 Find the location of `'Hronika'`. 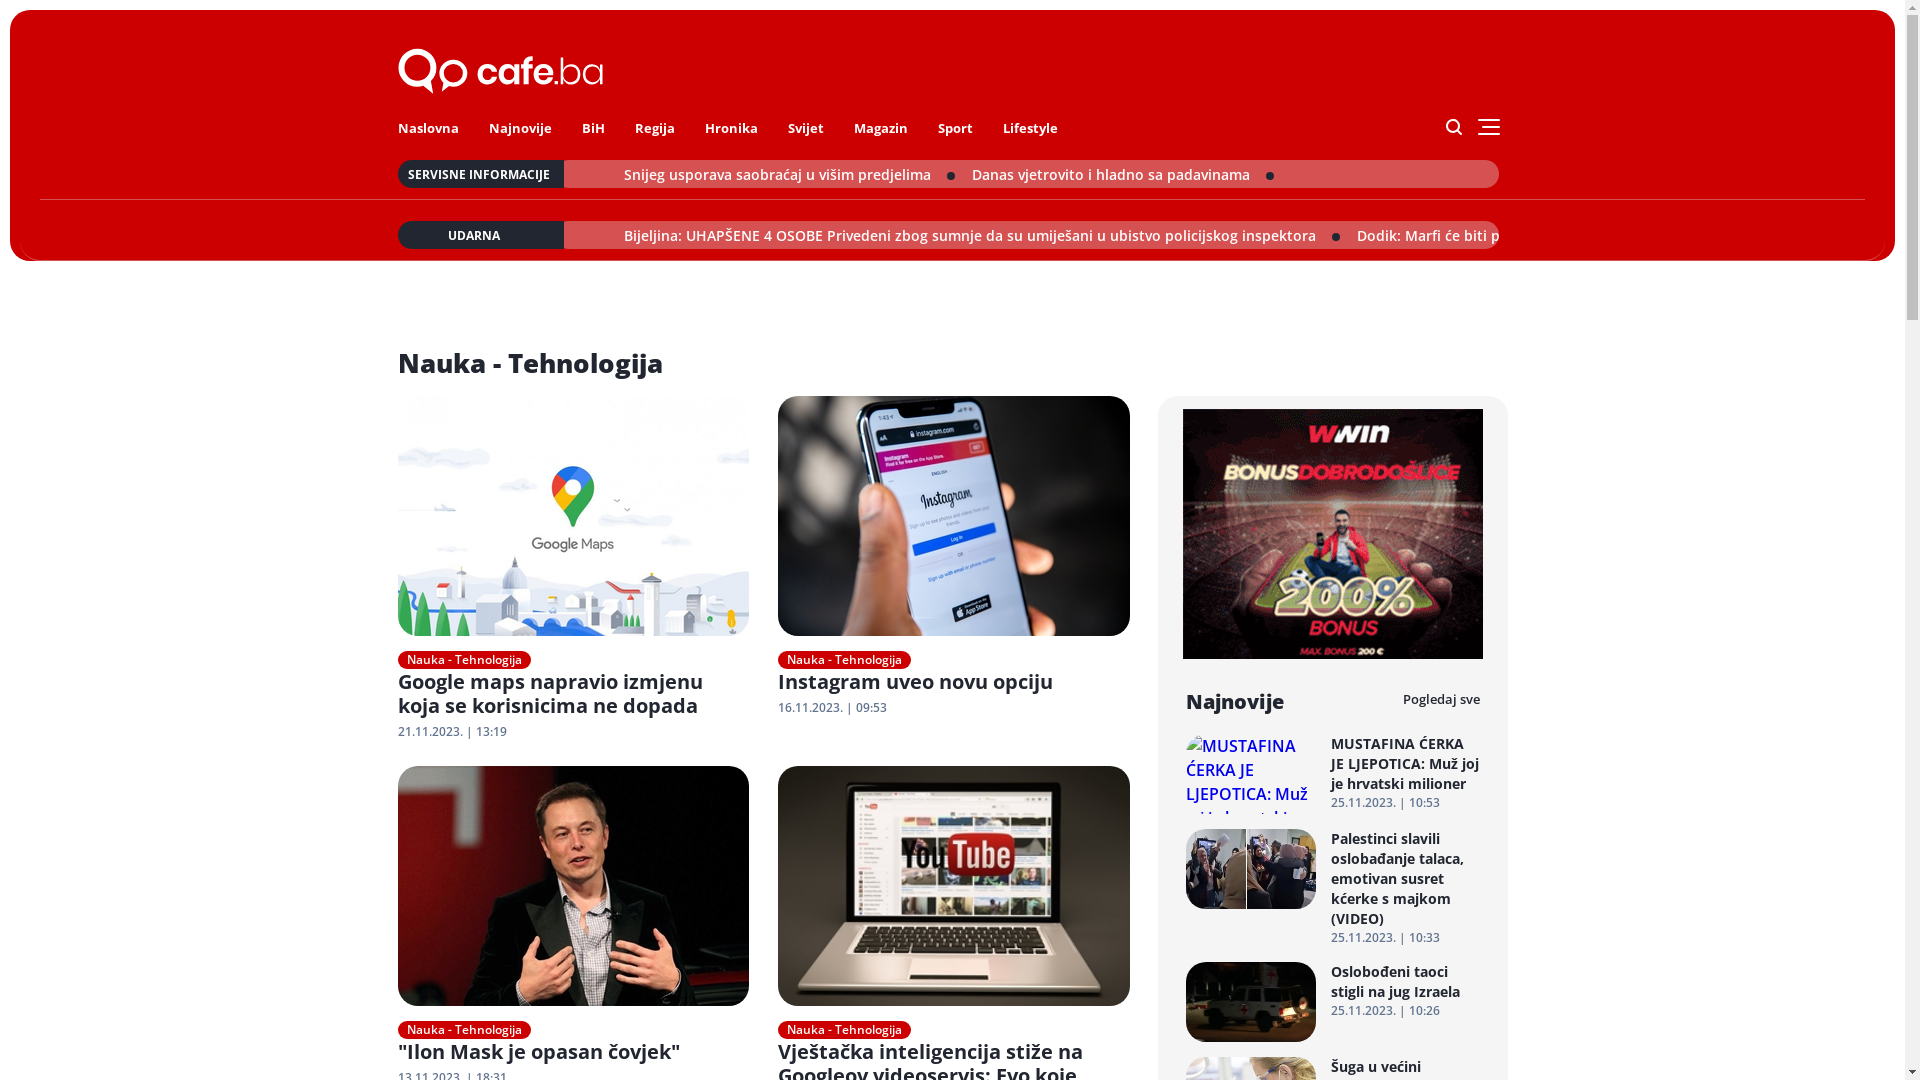

'Hronika' is located at coordinates (729, 127).